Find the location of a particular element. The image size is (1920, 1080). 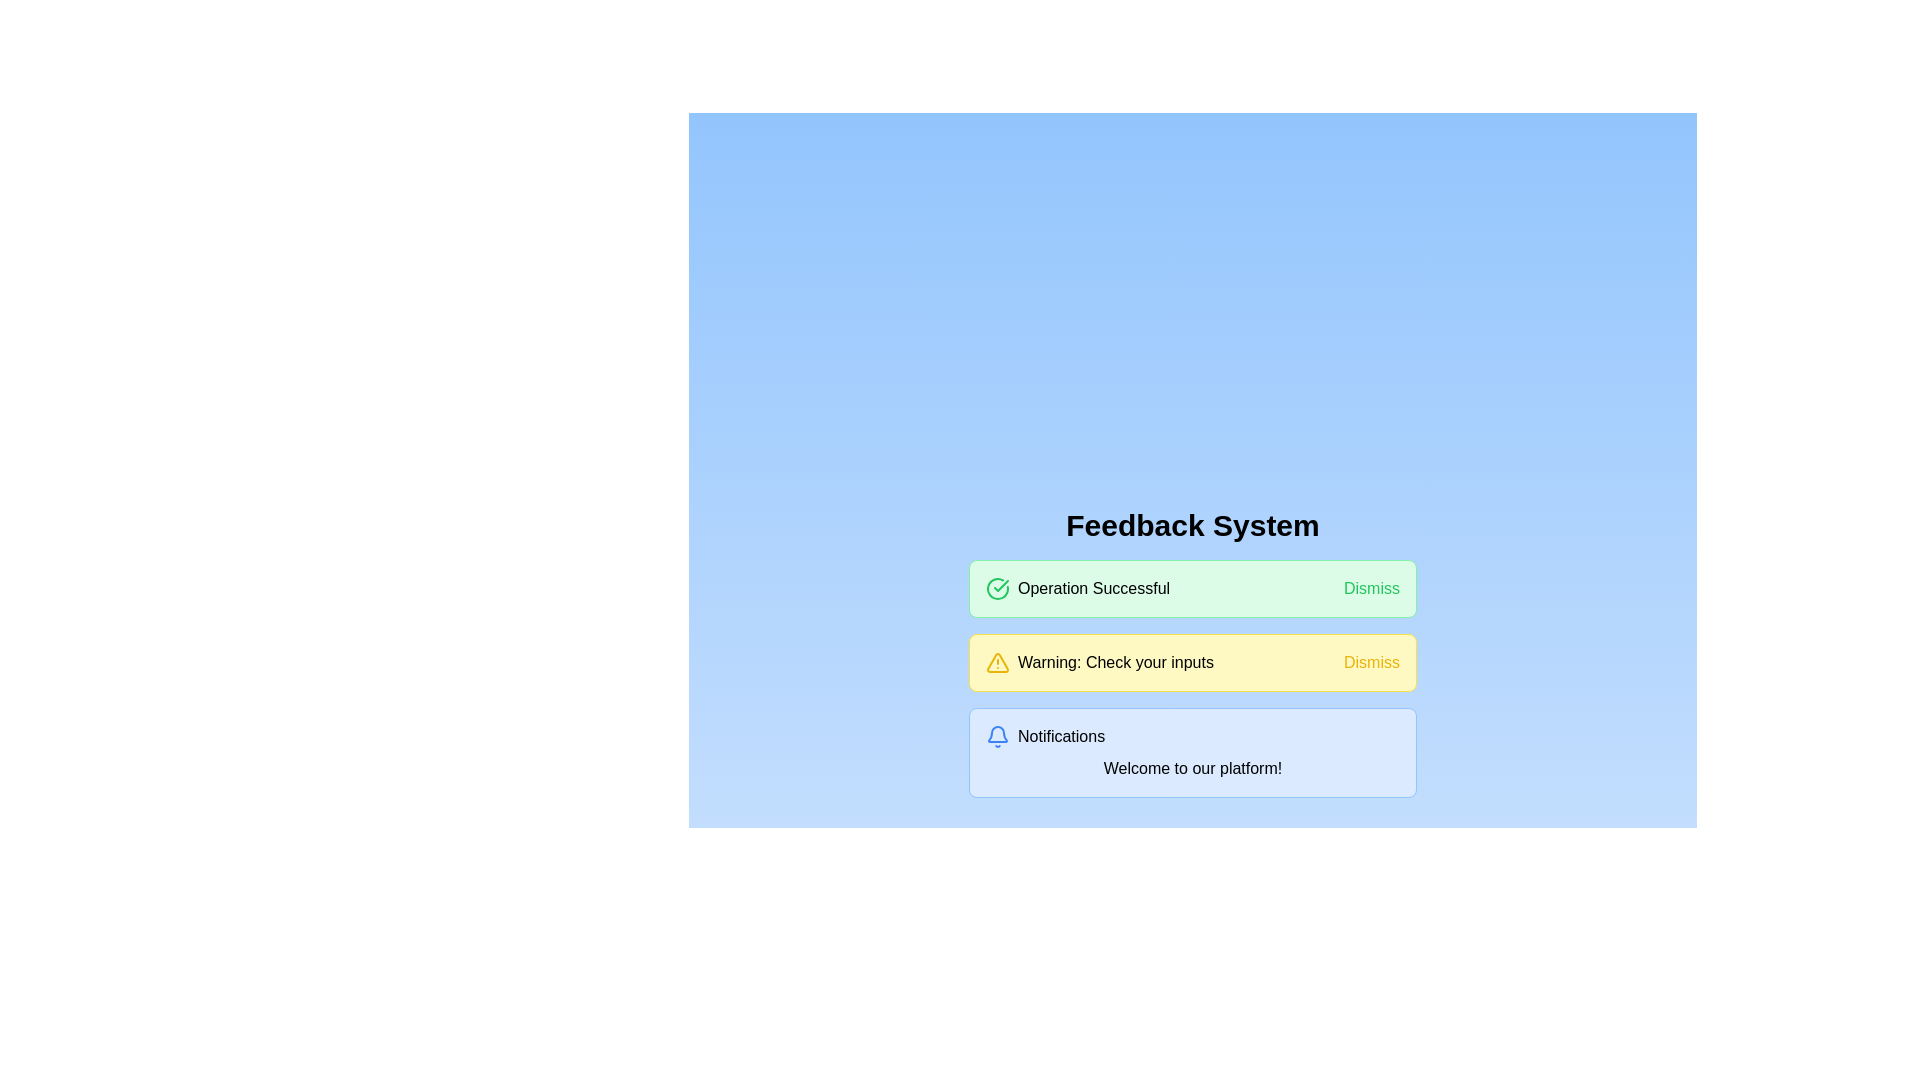

the static text label that provides a warning notification saying 'Check your inputs', positioned in the middle of the yellow notification banner is located at coordinates (1114, 663).